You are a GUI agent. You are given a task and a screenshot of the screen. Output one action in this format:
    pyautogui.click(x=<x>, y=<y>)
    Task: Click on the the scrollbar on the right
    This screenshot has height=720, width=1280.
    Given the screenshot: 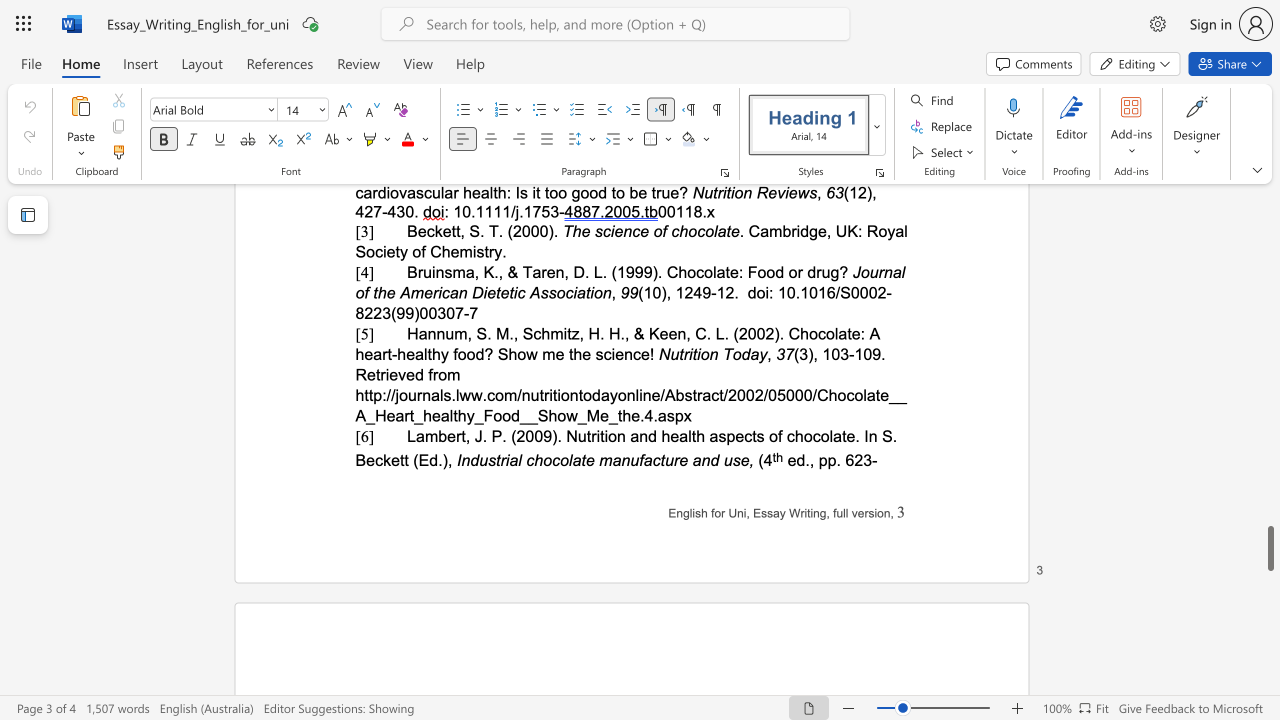 What is the action you would take?
    pyautogui.click(x=1269, y=318)
    